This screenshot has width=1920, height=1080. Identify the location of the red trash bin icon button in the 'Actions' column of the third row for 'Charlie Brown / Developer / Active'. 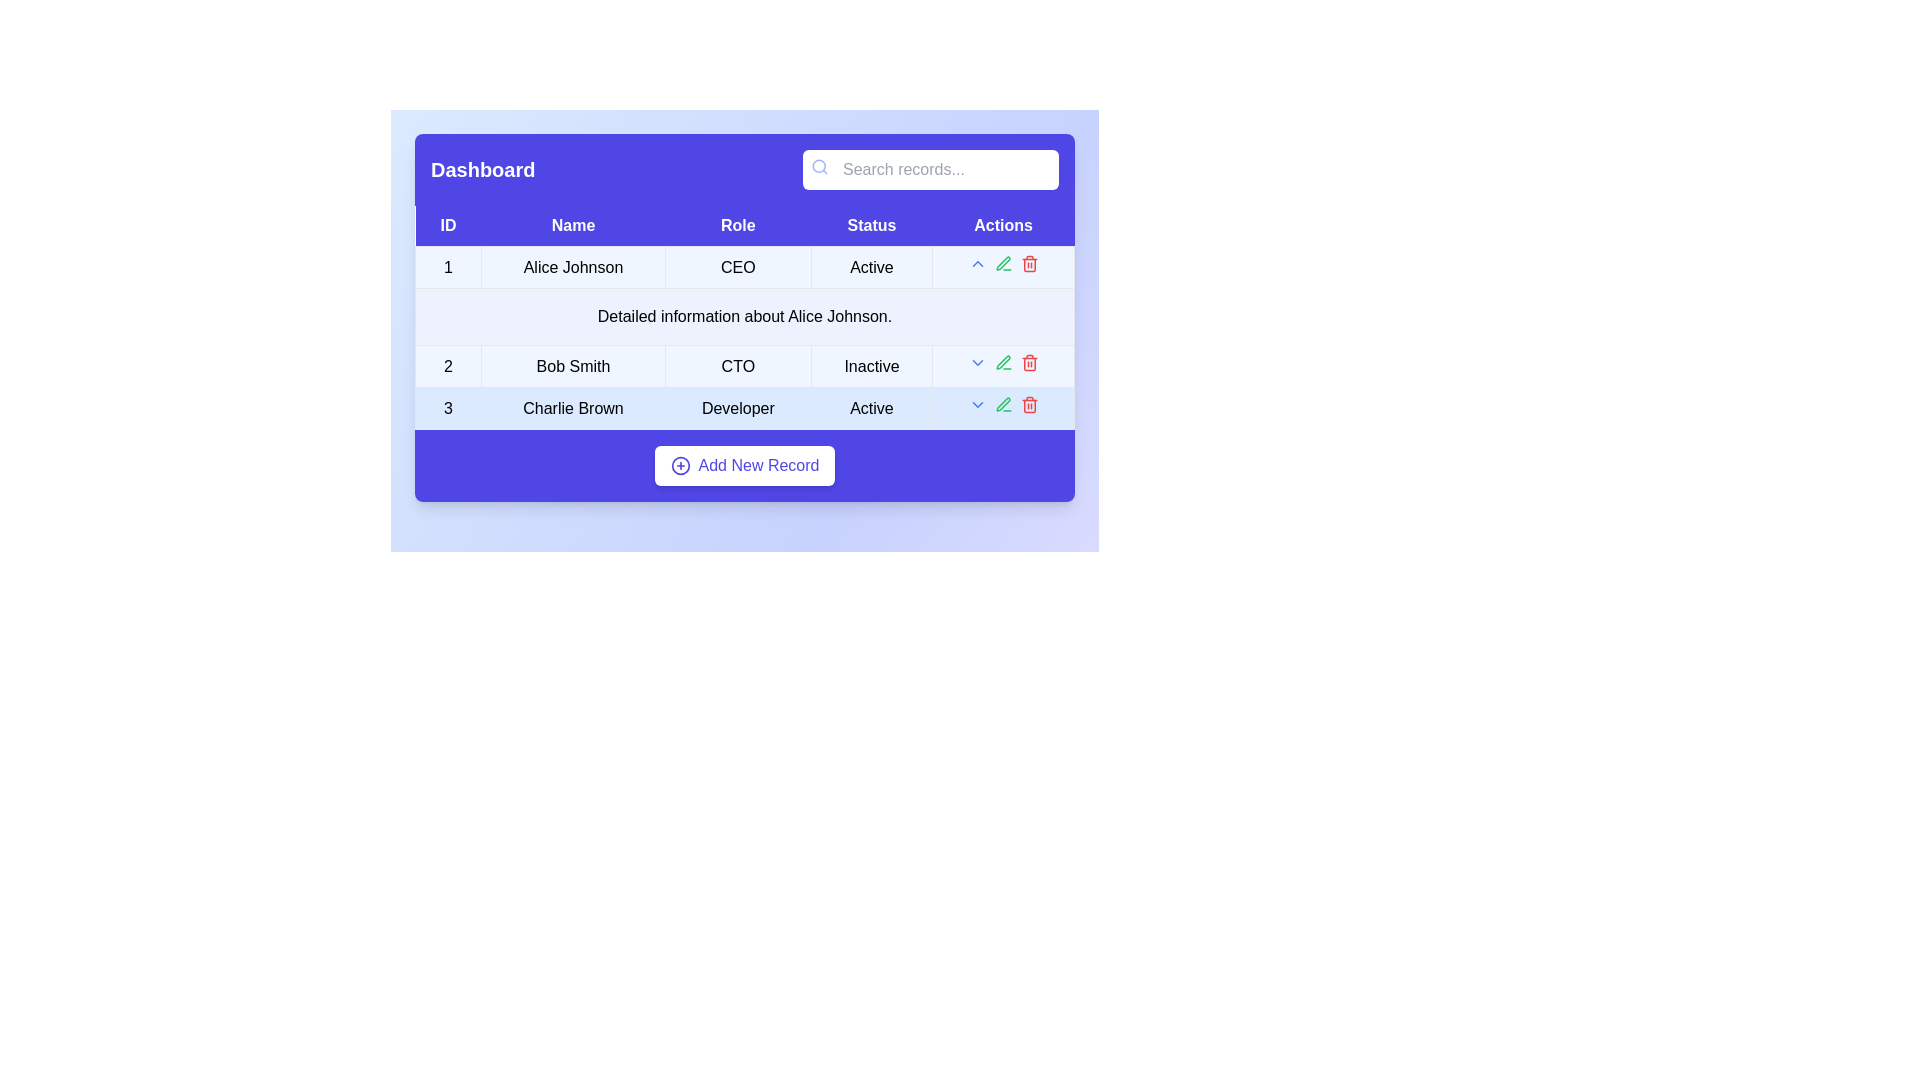
(1029, 405).